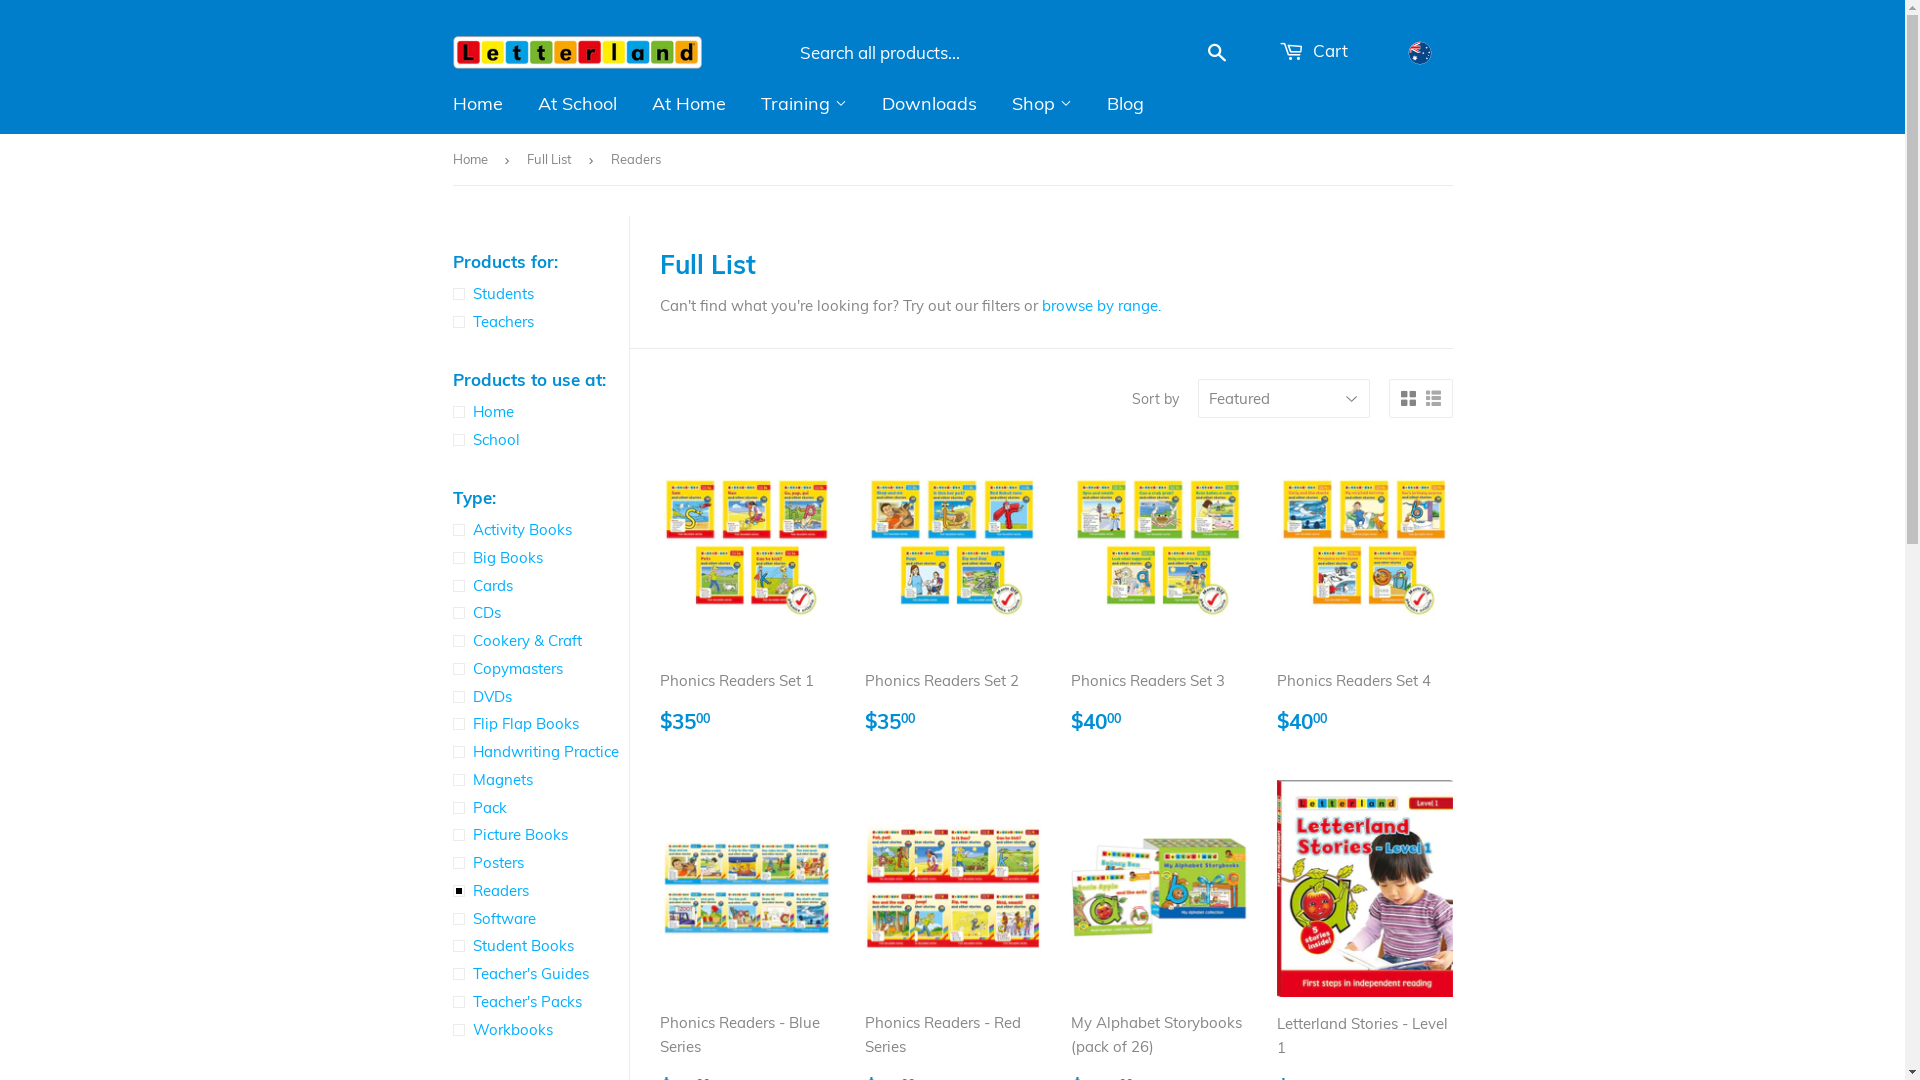 This screenshot has width=1920, height=1080. Describe the element at coordinates (747, 593) in the screenshot. I see `'Phonics Readers Set 1` at that location.